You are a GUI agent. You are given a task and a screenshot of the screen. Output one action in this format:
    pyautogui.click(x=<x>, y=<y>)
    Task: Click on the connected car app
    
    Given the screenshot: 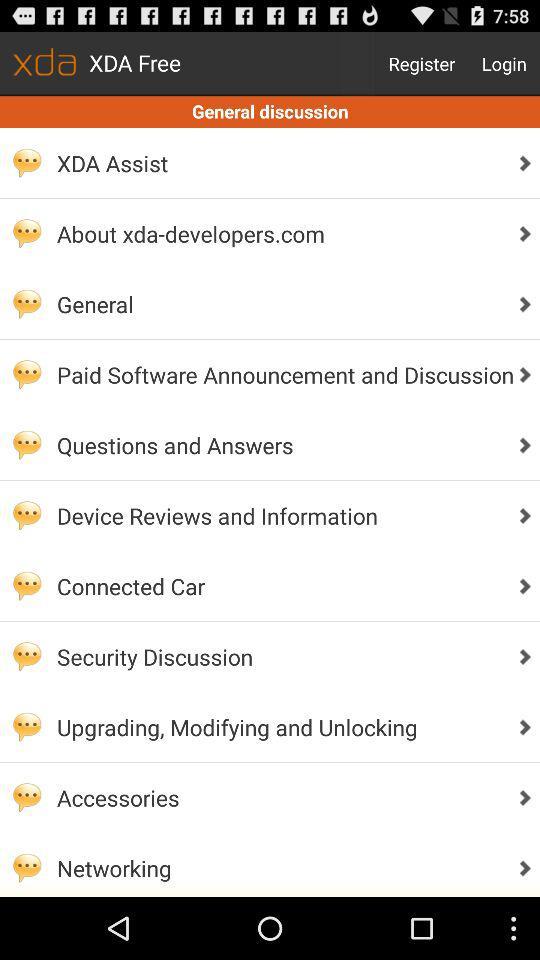 What is the action you would take?
    pyautogui.click(x=279, y=586)
    